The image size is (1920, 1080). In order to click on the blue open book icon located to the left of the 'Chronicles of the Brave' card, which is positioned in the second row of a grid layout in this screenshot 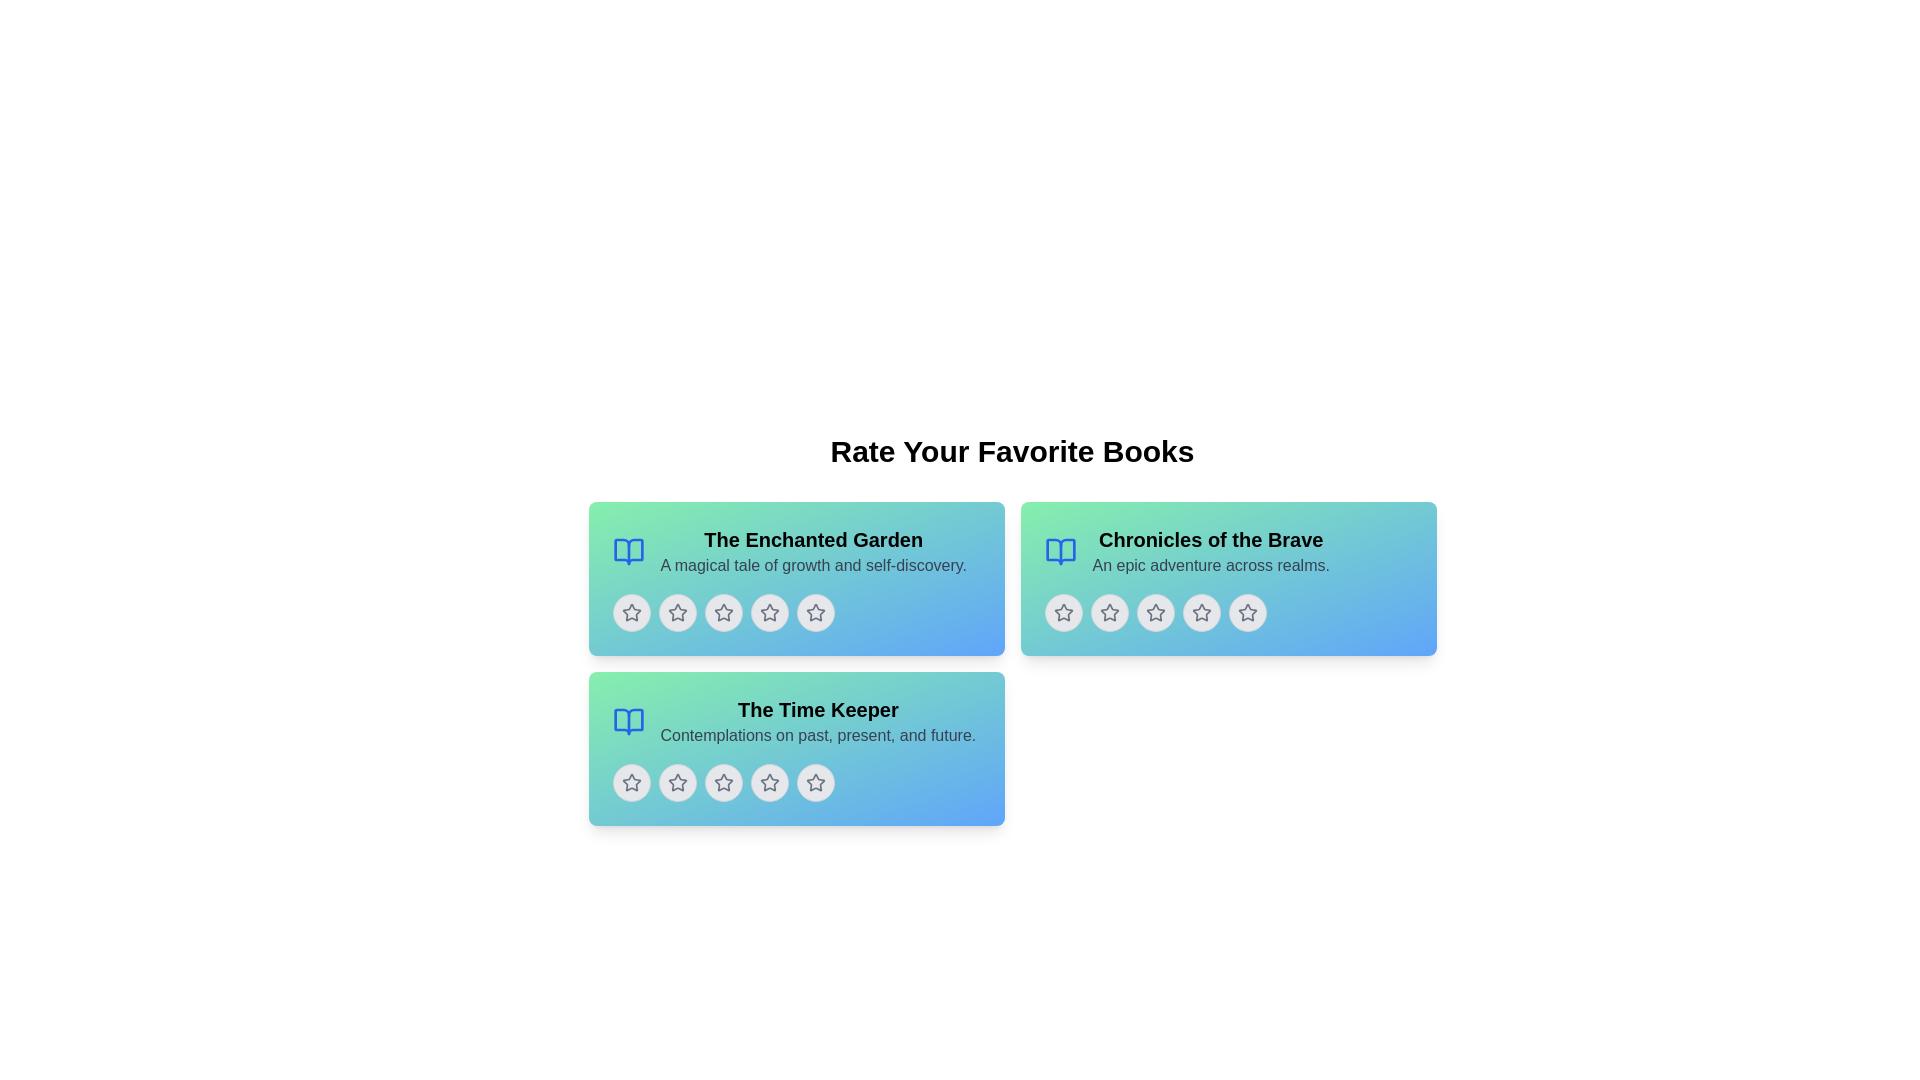, I will do `click(1059, 551)`.